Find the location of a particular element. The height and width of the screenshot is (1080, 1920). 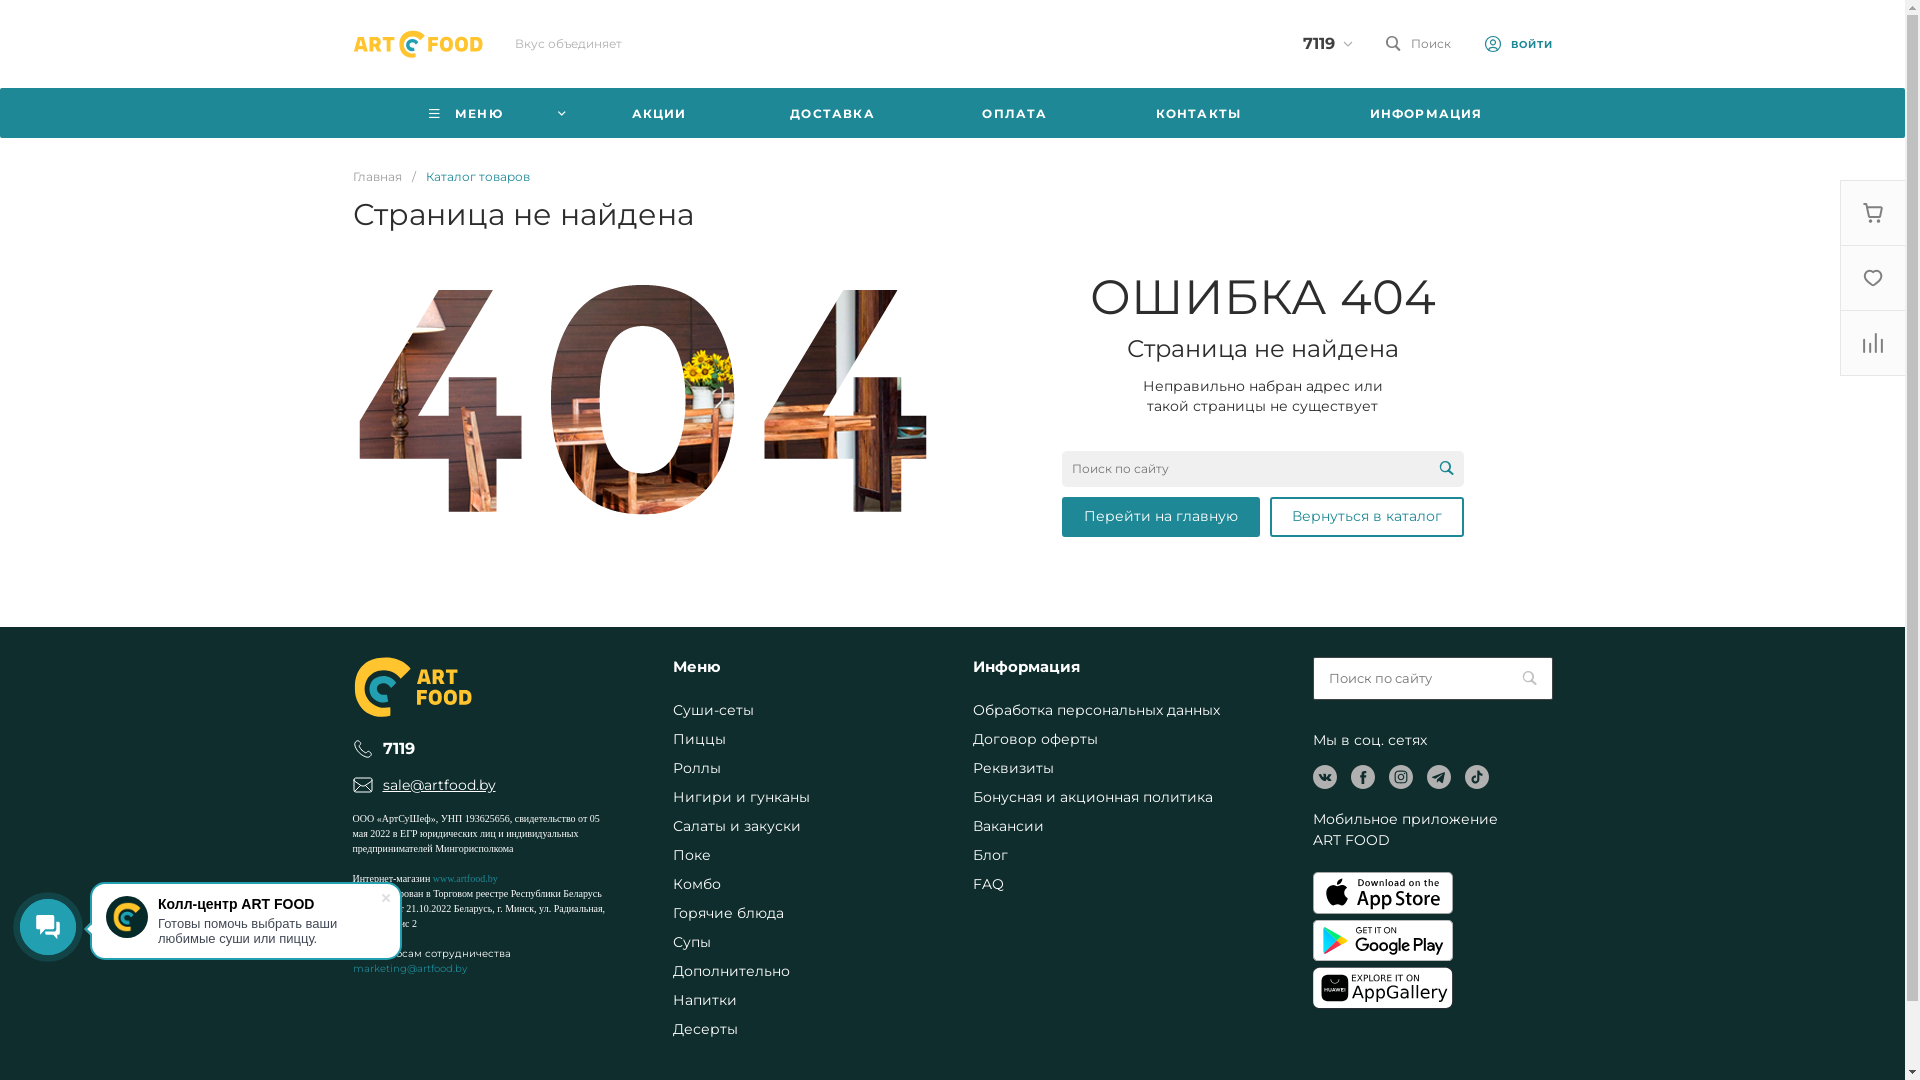

'FAQ' is located at coordinates (987, 882).